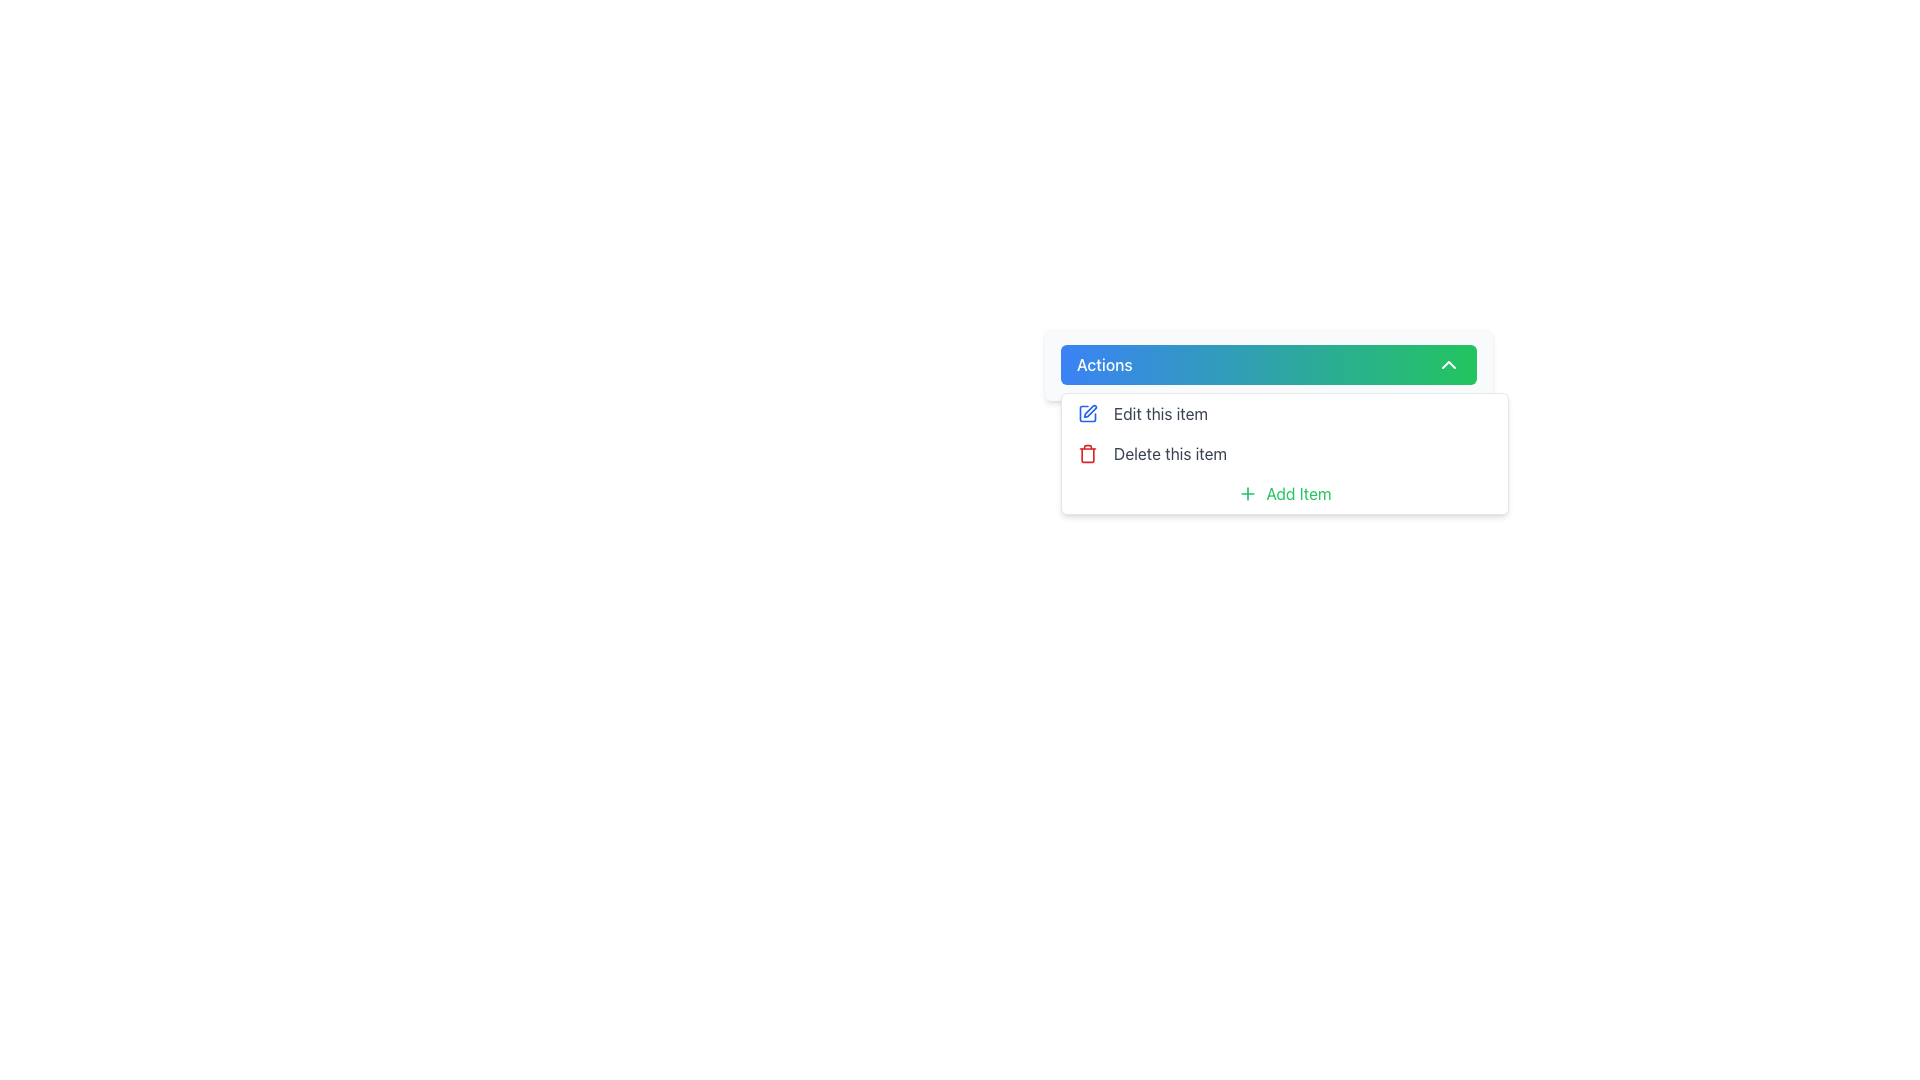  I want to click on the interactive toggle icon located to the far right of the 'Actions' button, which is a large rectangular button with a gradient background, so click(1449, 365).